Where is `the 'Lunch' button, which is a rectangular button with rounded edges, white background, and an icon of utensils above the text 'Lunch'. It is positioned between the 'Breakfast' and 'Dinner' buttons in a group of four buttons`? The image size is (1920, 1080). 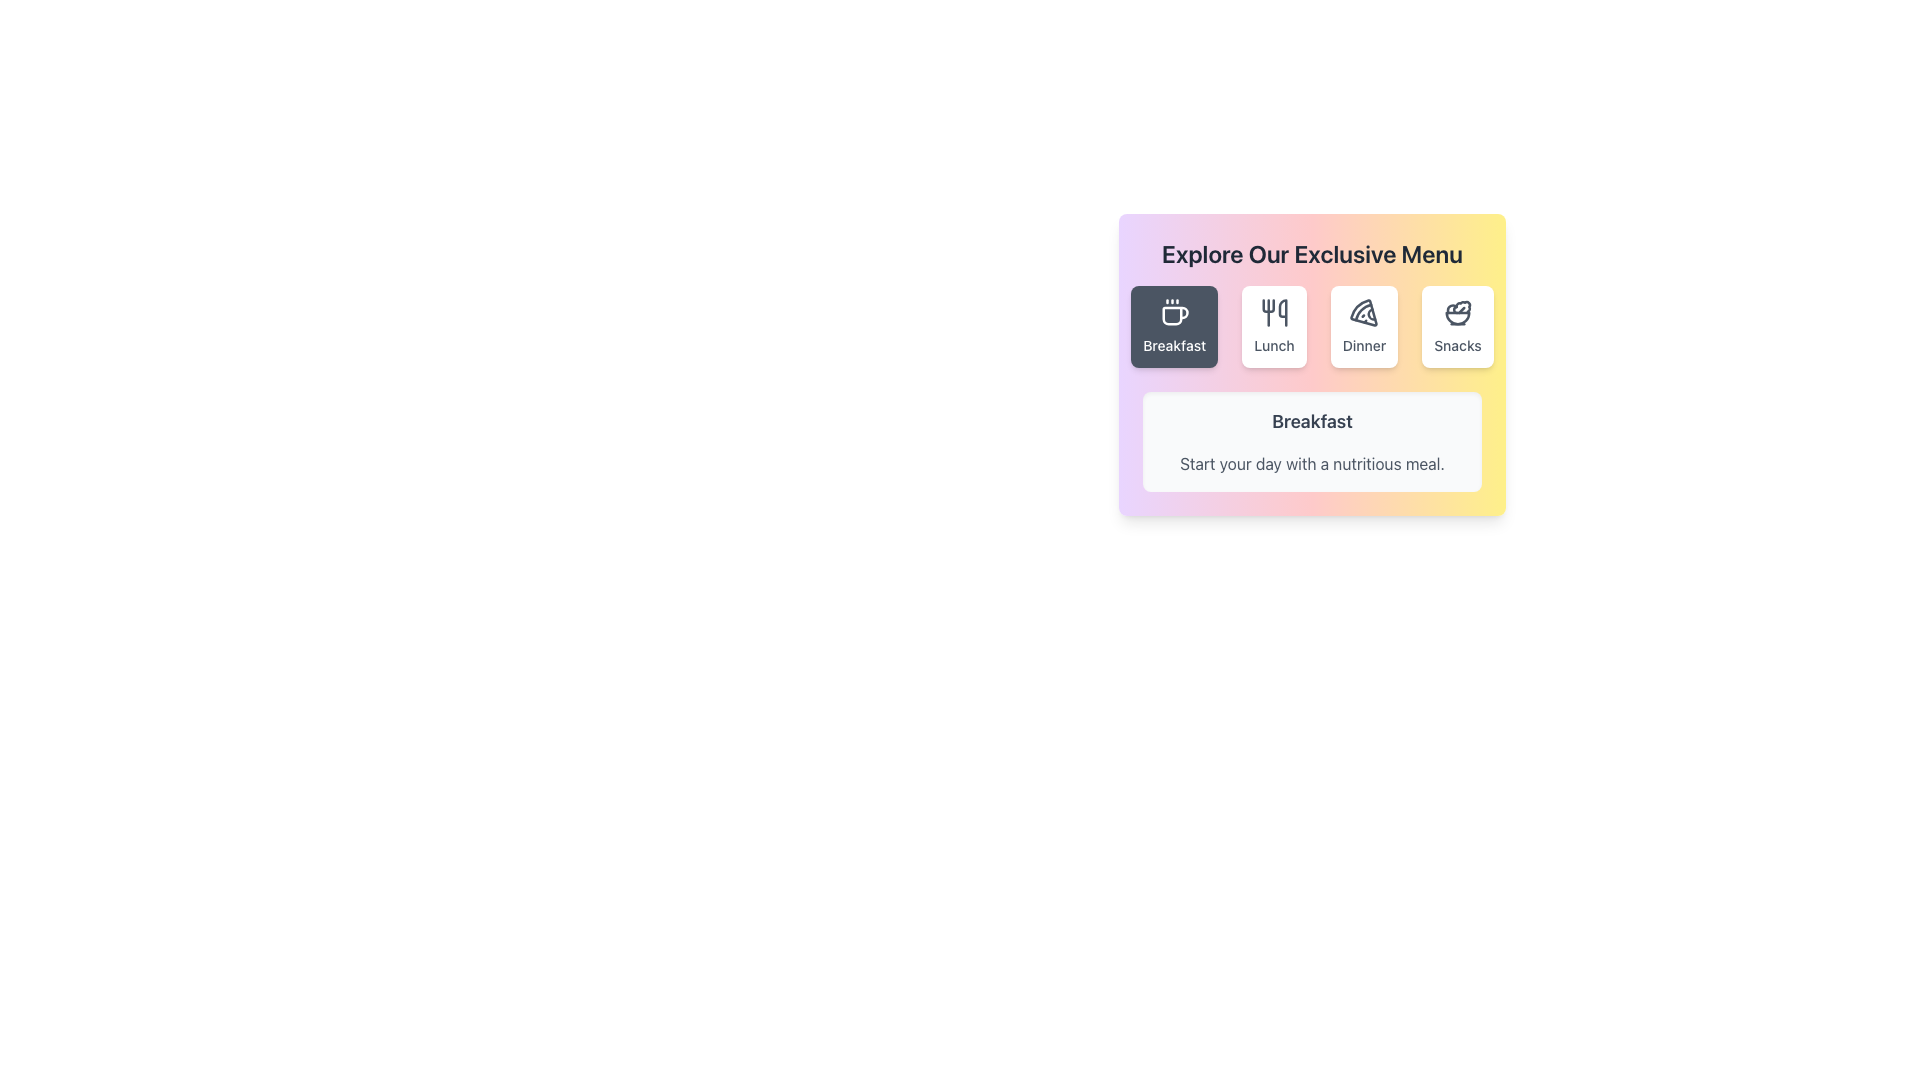 the 'Lunch' button, which is a rectangular button with rounded edges, white background, and an icon of utensils above the text 'Lunch'. It is positioned between the 'Breakfast' and 'Dinner' buttons in a group of four buttons is located at coordinates (1273, 326).